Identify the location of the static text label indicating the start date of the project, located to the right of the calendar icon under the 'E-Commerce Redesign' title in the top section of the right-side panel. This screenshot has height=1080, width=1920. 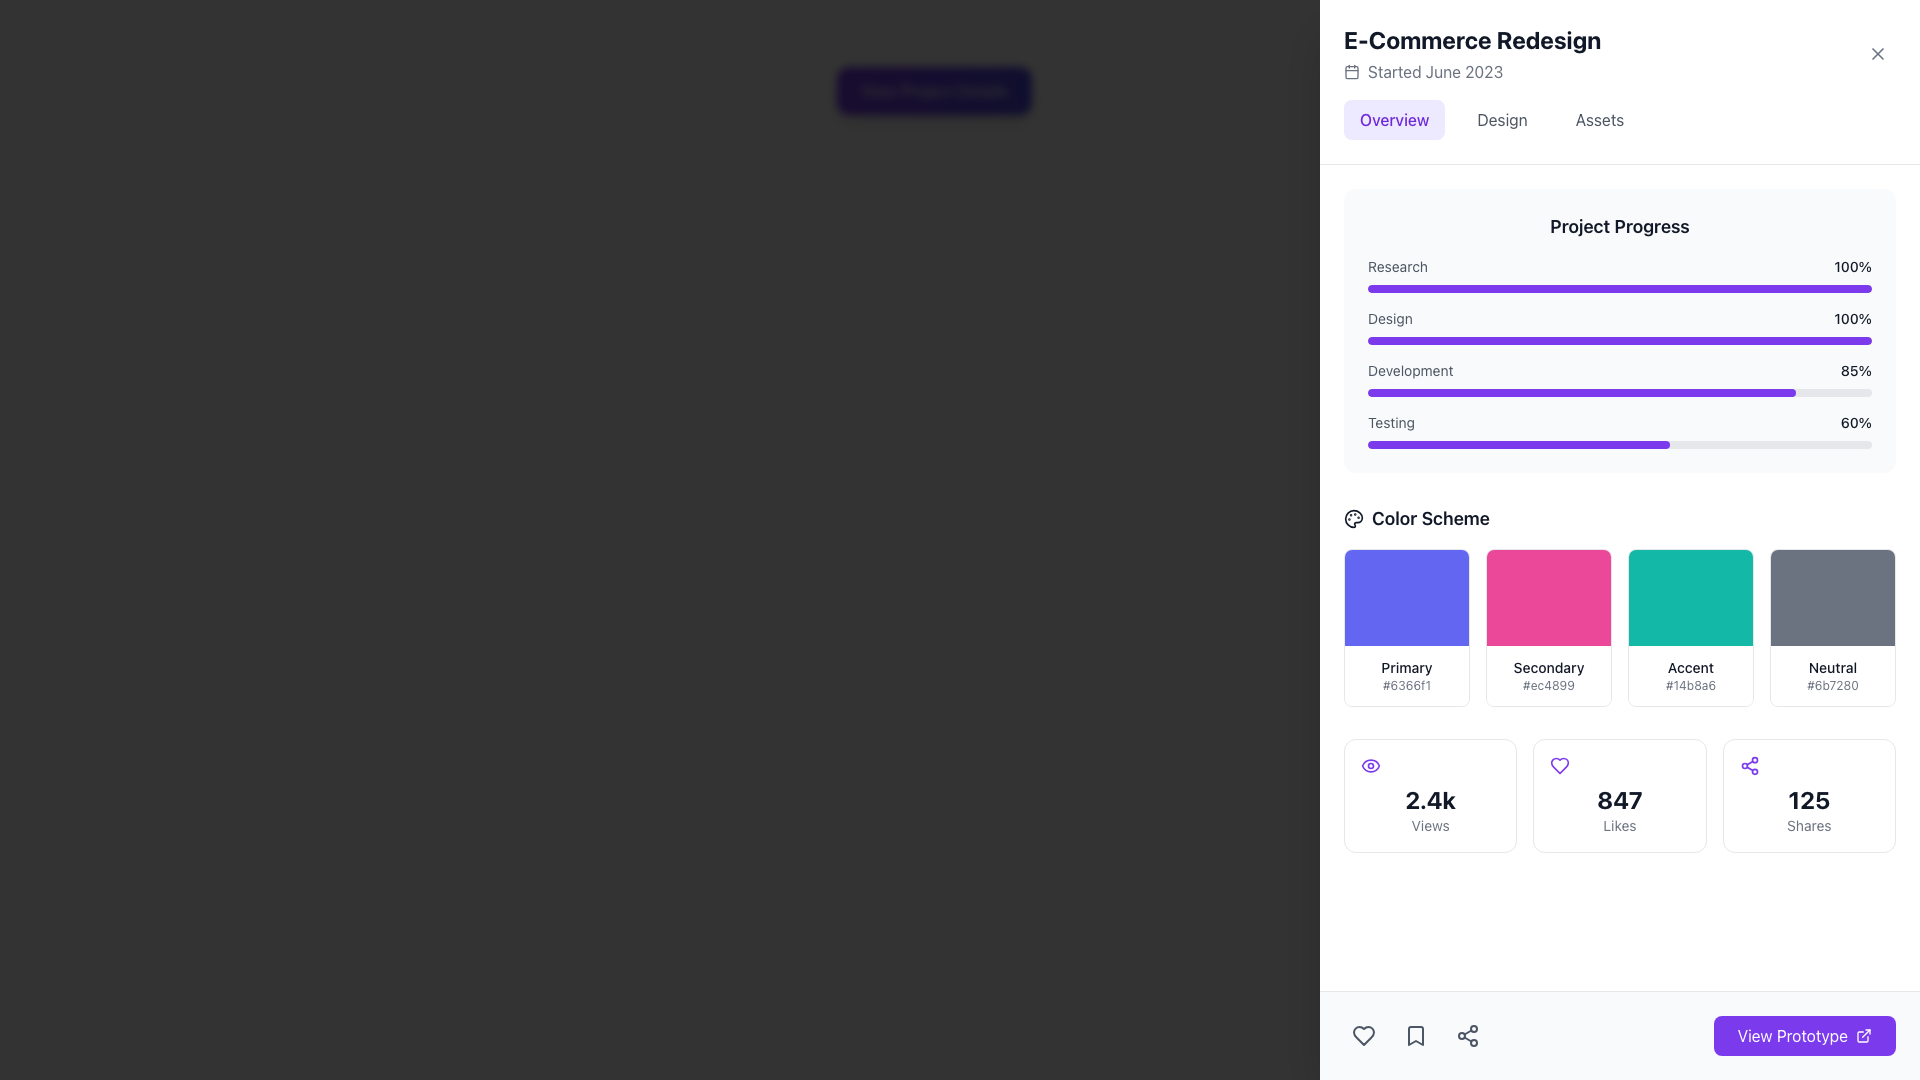
(1434, 71).